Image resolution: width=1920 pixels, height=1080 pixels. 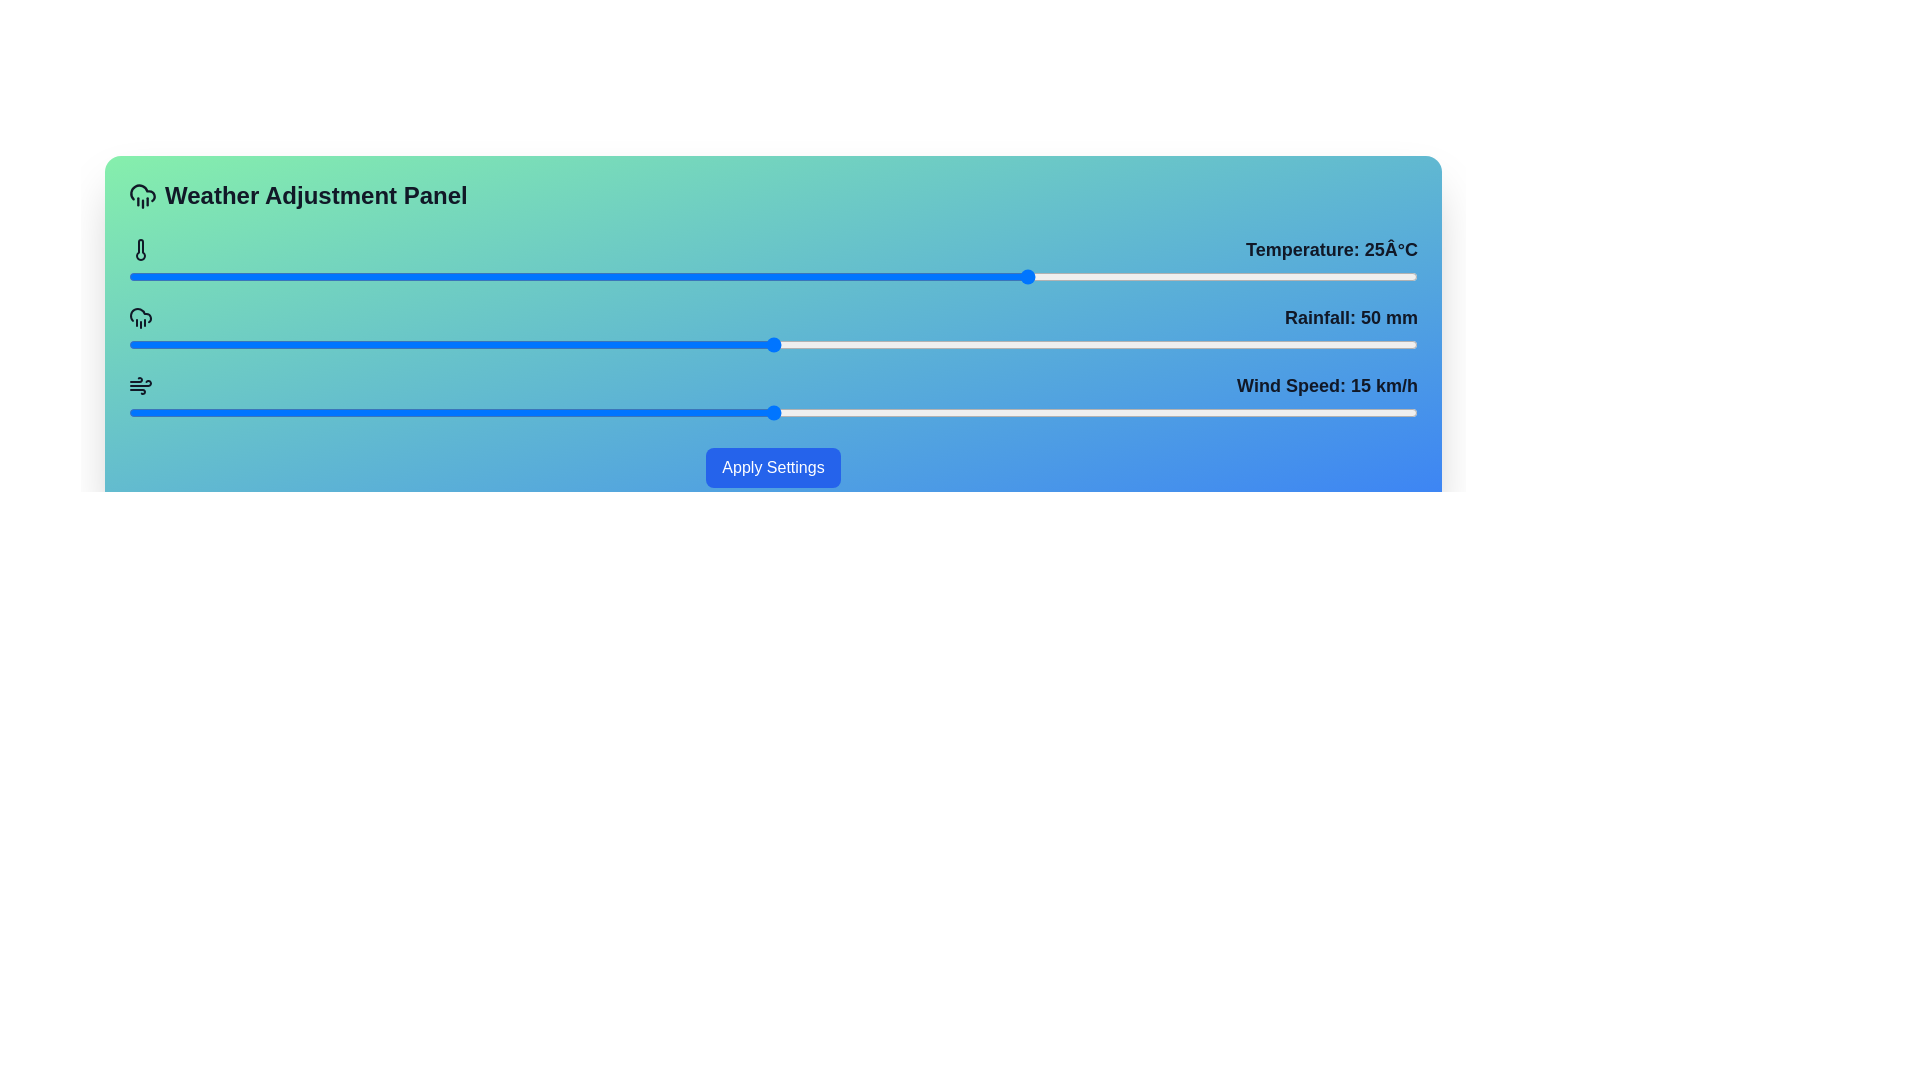 I want to click on the wind speed, so click(x=687, y=411).